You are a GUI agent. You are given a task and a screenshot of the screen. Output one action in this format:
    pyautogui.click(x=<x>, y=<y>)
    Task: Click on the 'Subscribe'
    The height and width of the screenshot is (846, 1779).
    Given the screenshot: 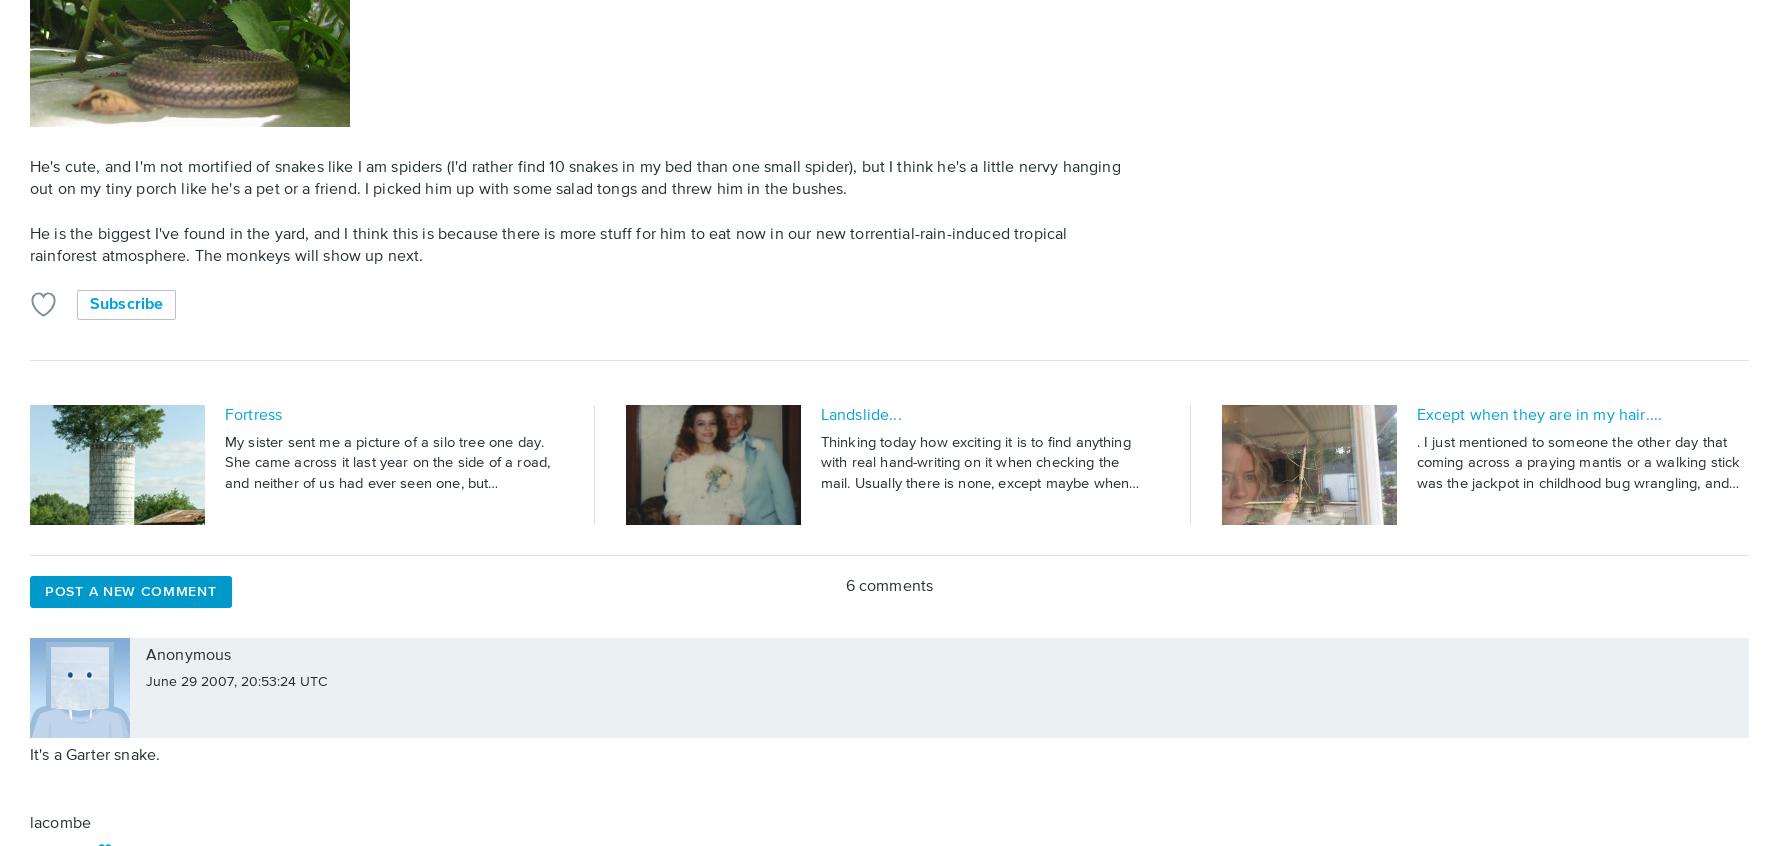 What is the action you would take?
    pyautogui.click(x=125, y=302)
    